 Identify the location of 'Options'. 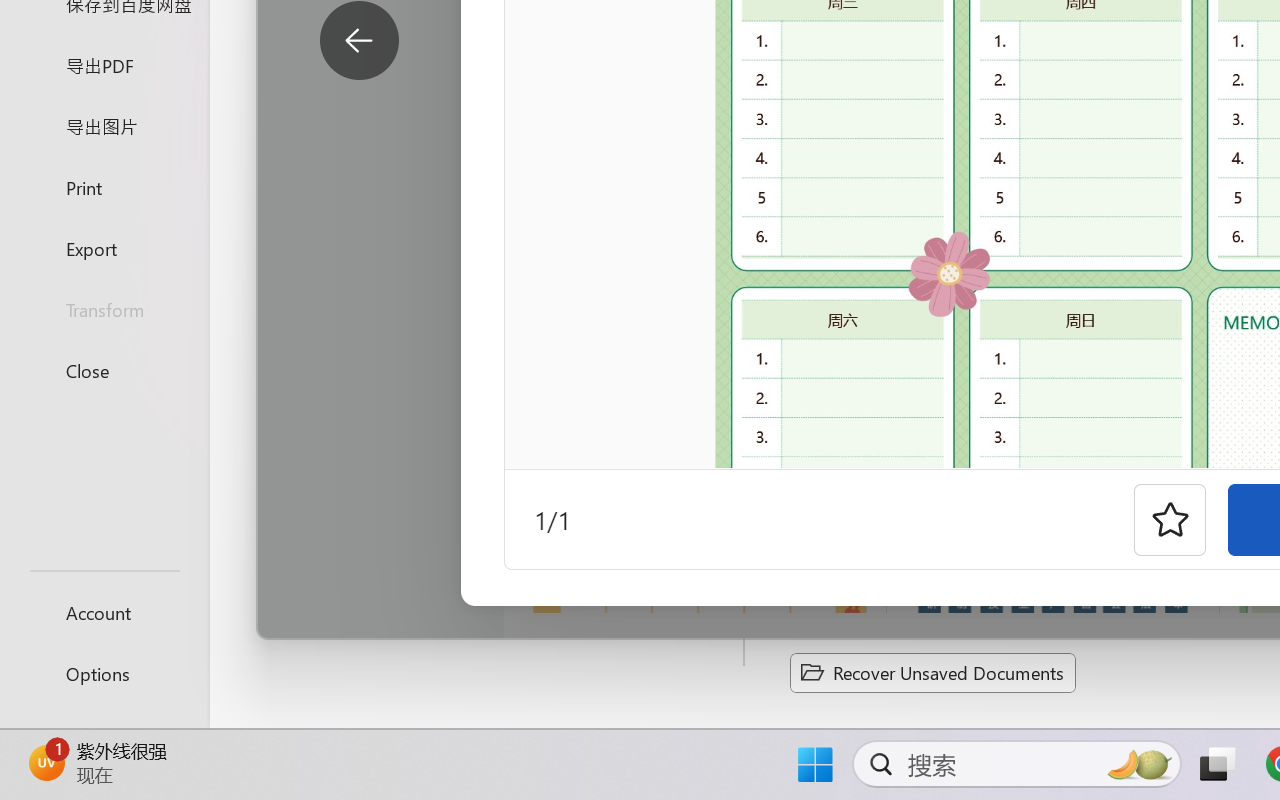
(103, 673).